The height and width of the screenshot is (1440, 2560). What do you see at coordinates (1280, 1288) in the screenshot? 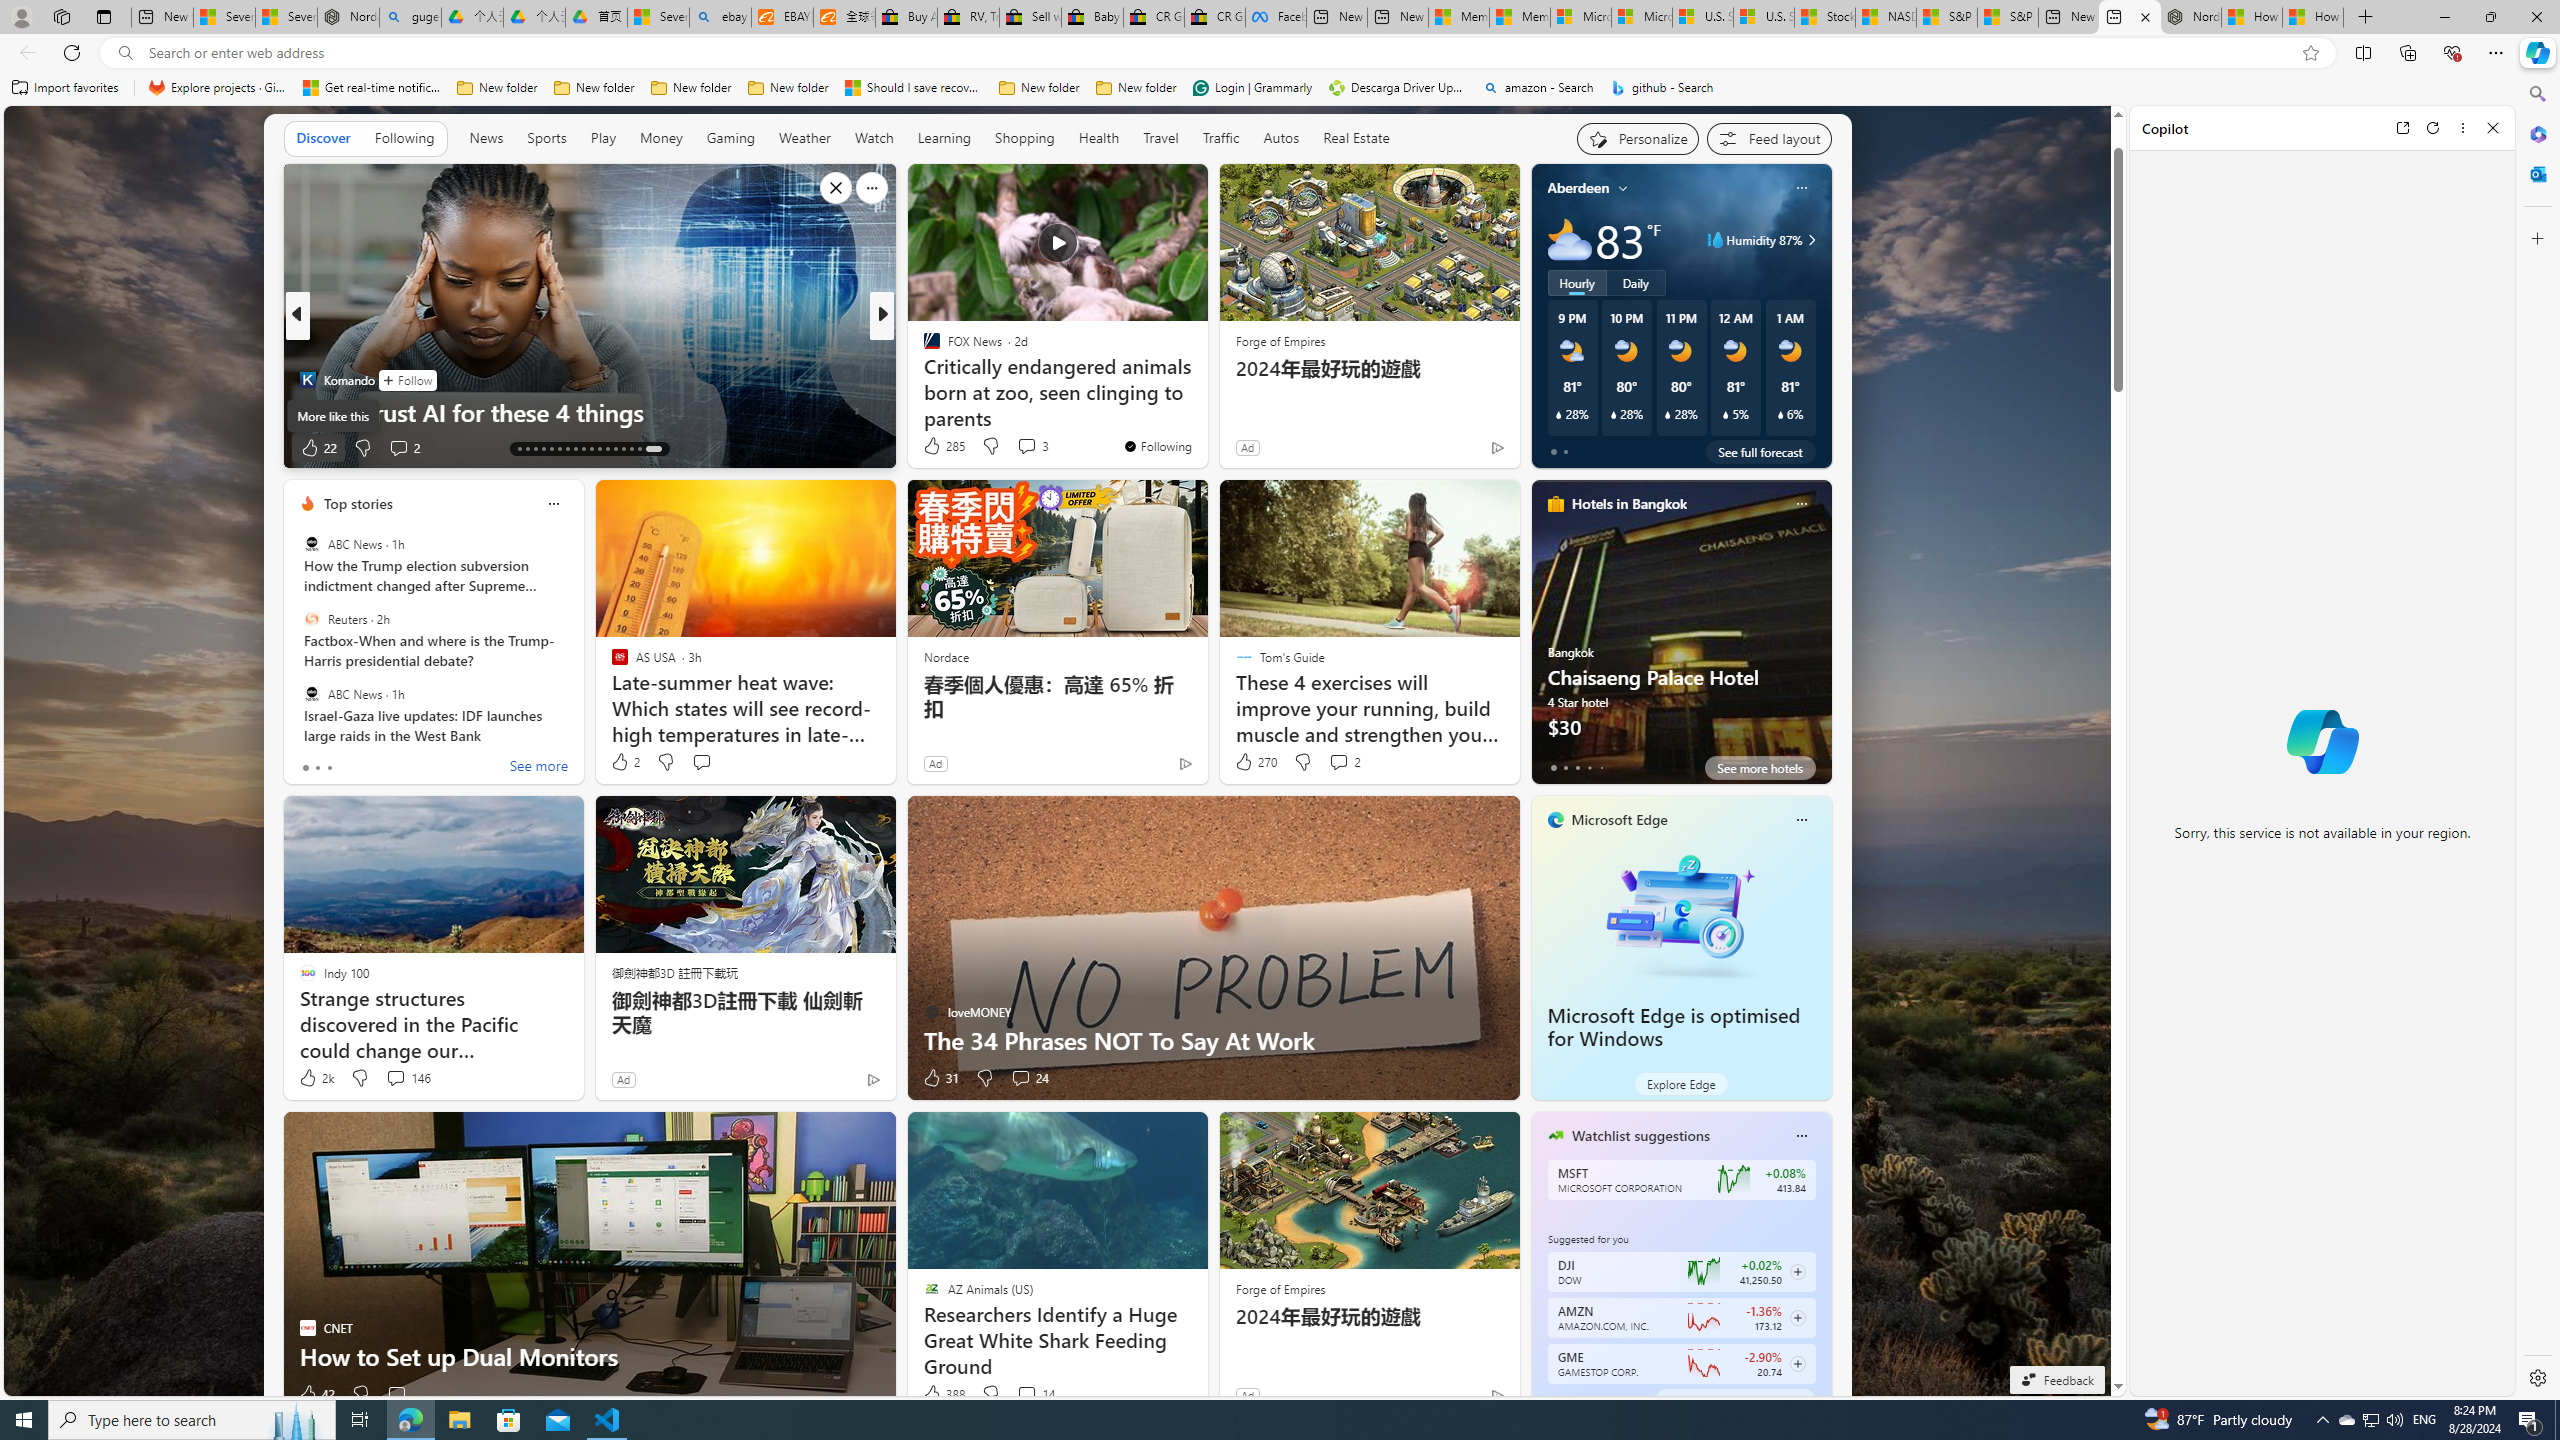
I see `'Forge of Empires'` at bounding box center [1280, 1288].